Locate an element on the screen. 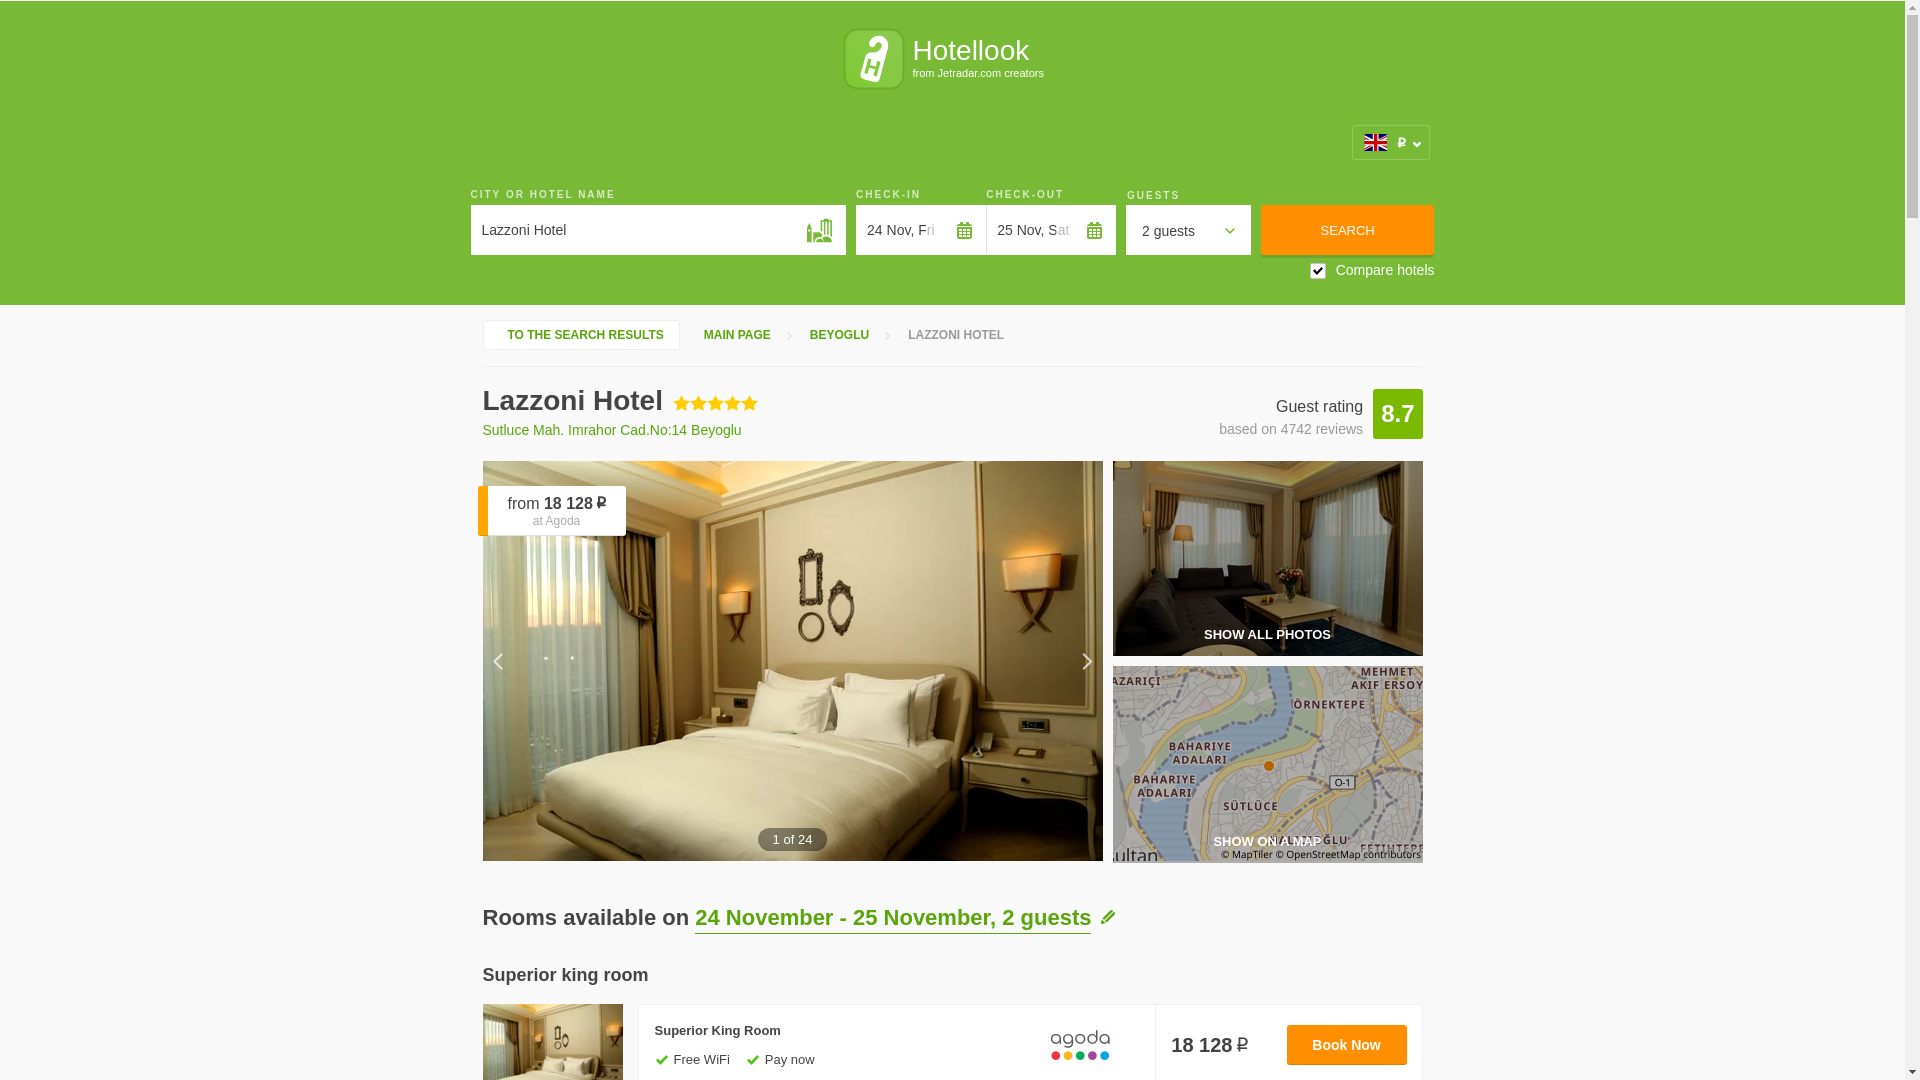 This screenshot has height=1080, width=1920. 'Hotellook is located at coordinates (950, 57).